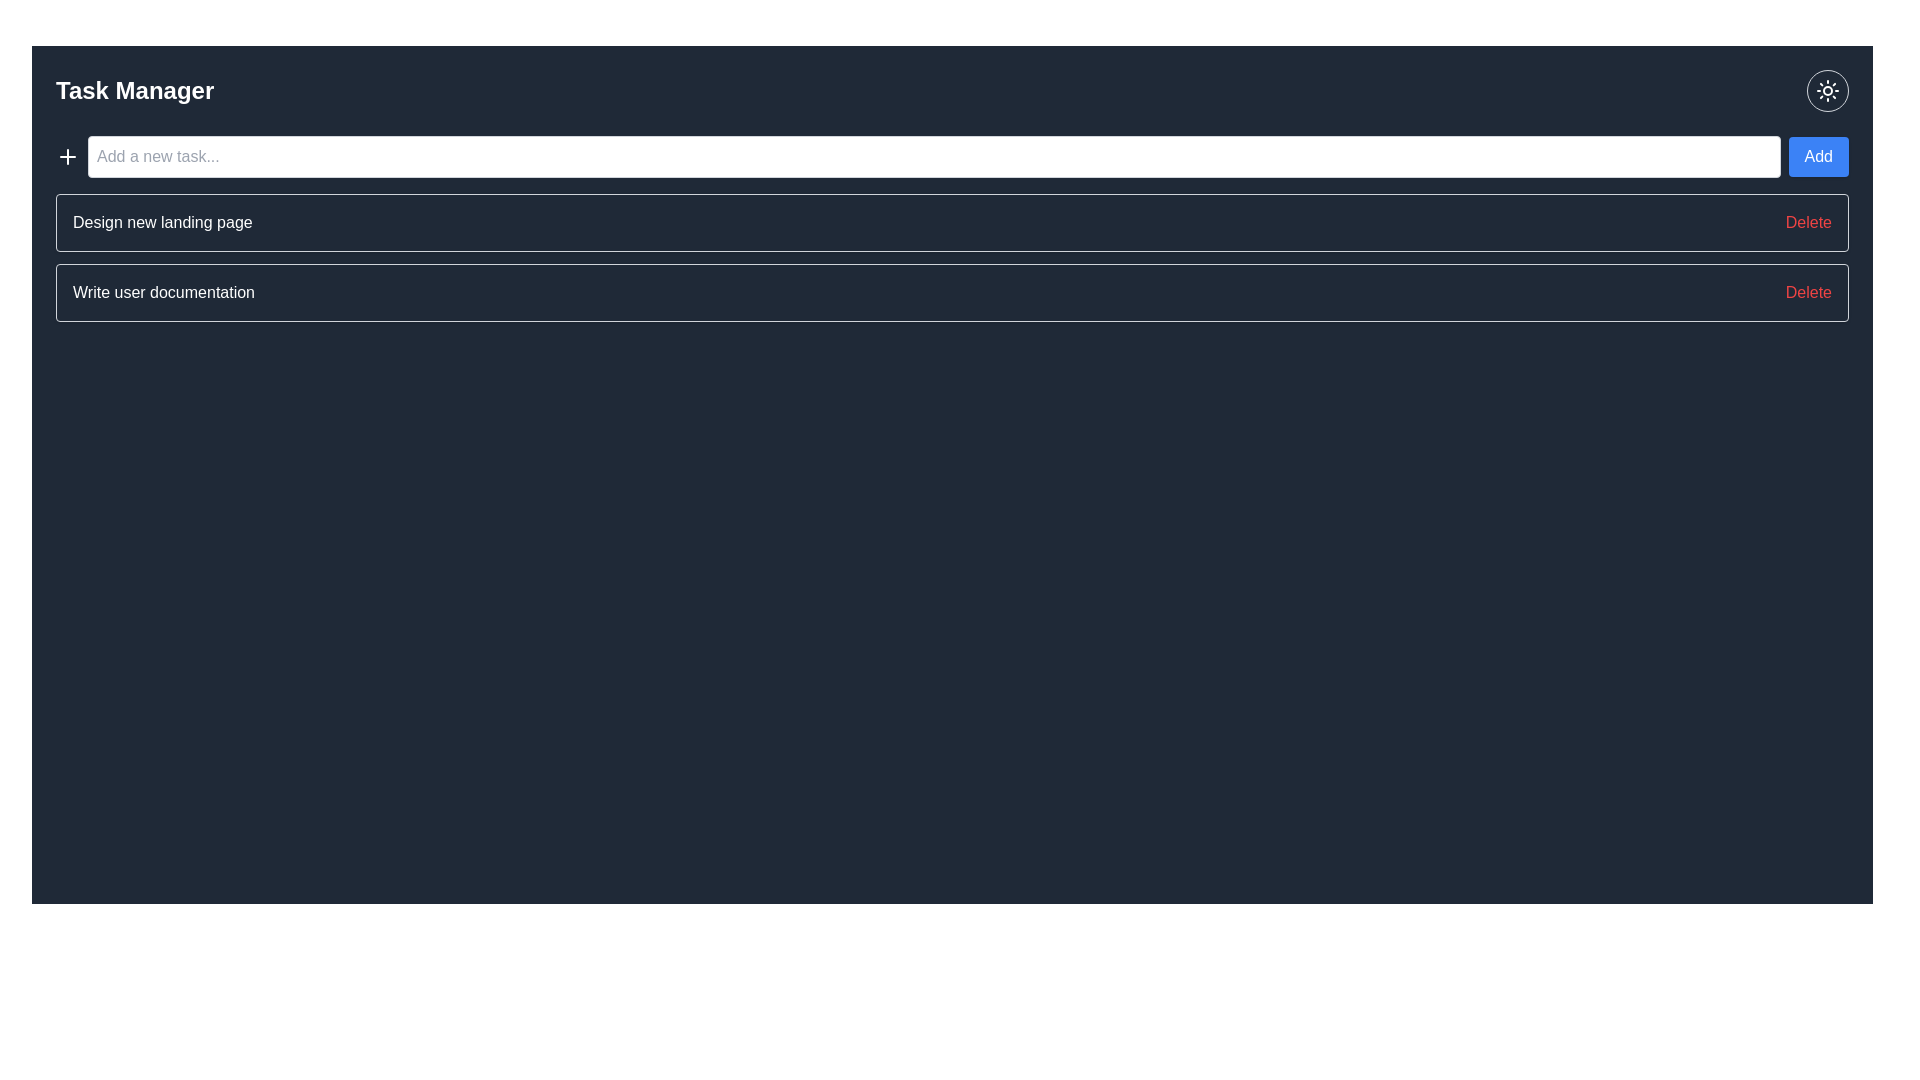 The height and width of the screenshot is (1080, 1920). I want to click on the second task item in the list with a blue background labeled 'Write user documentation', which contains a red 'Delete' button on the right, so click(951, 293).